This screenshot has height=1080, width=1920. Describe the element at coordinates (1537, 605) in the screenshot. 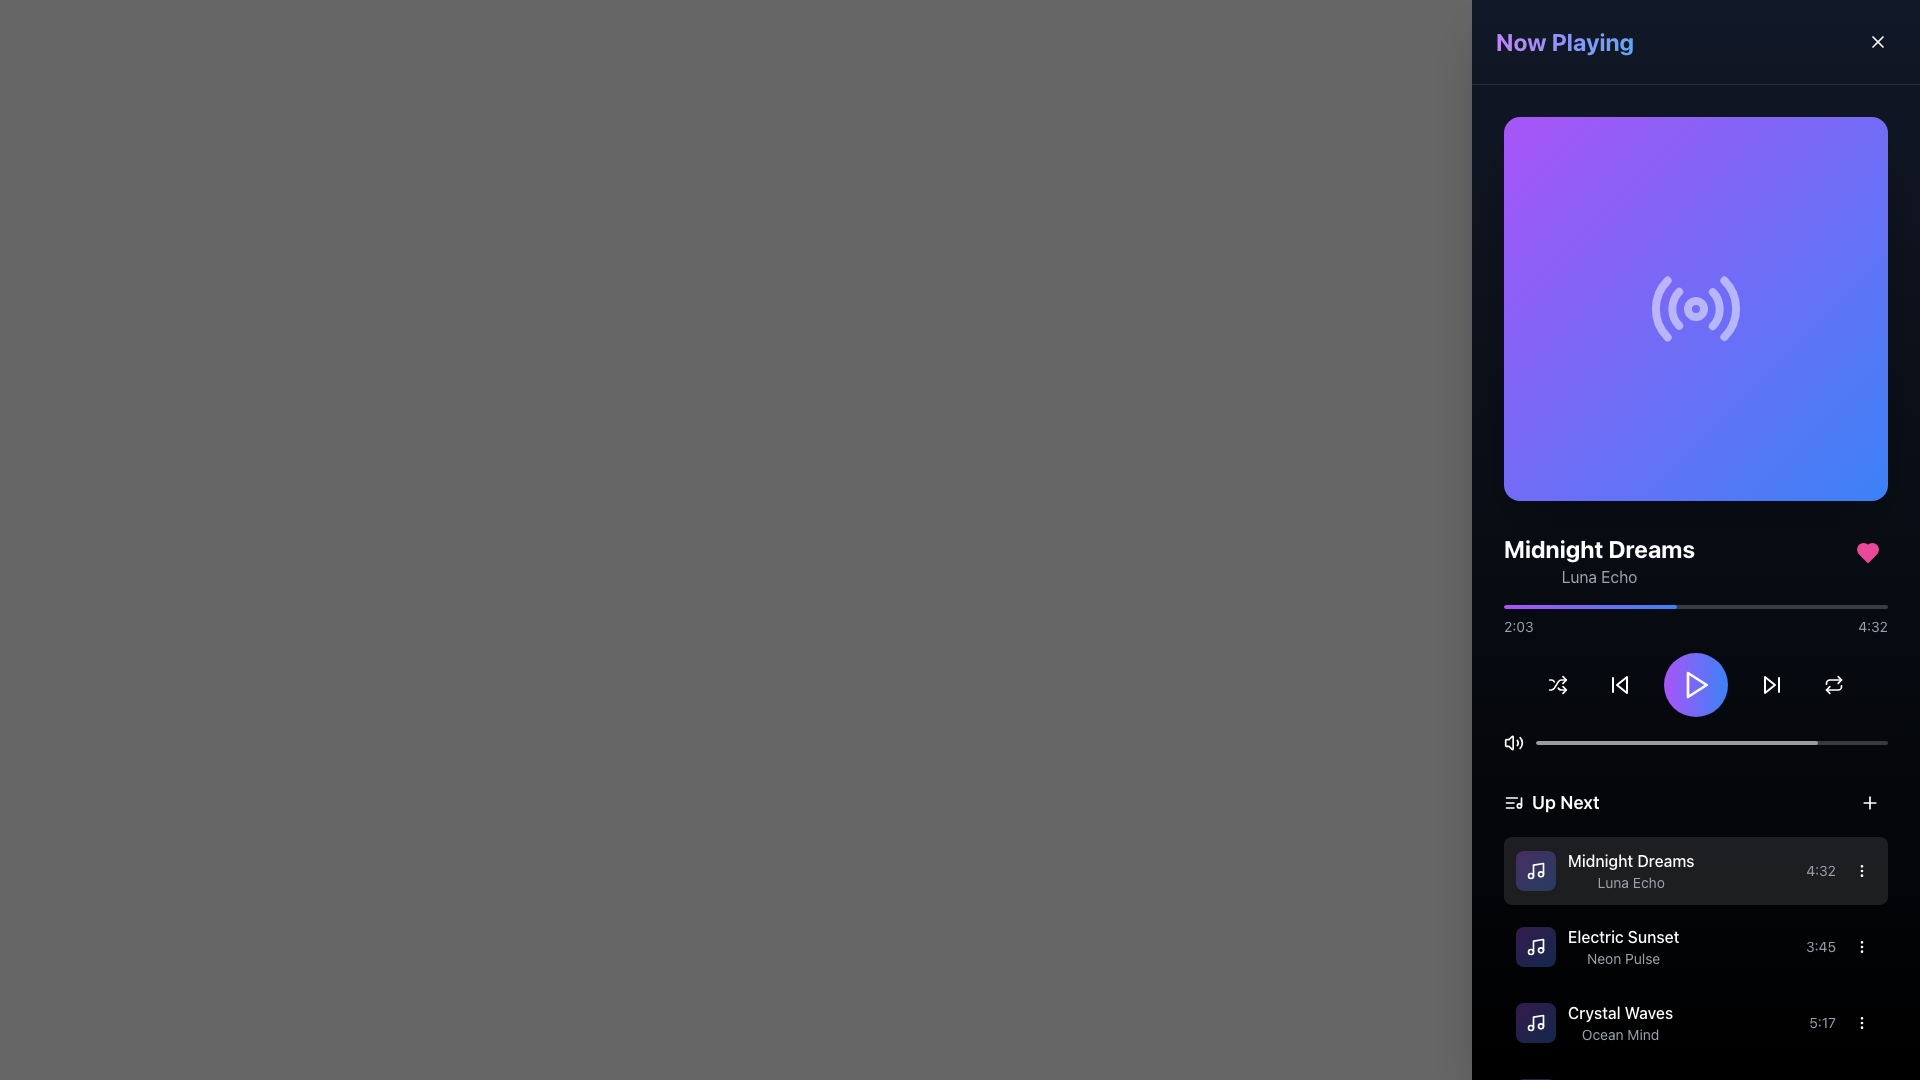

I see `the progress bar` at that location.